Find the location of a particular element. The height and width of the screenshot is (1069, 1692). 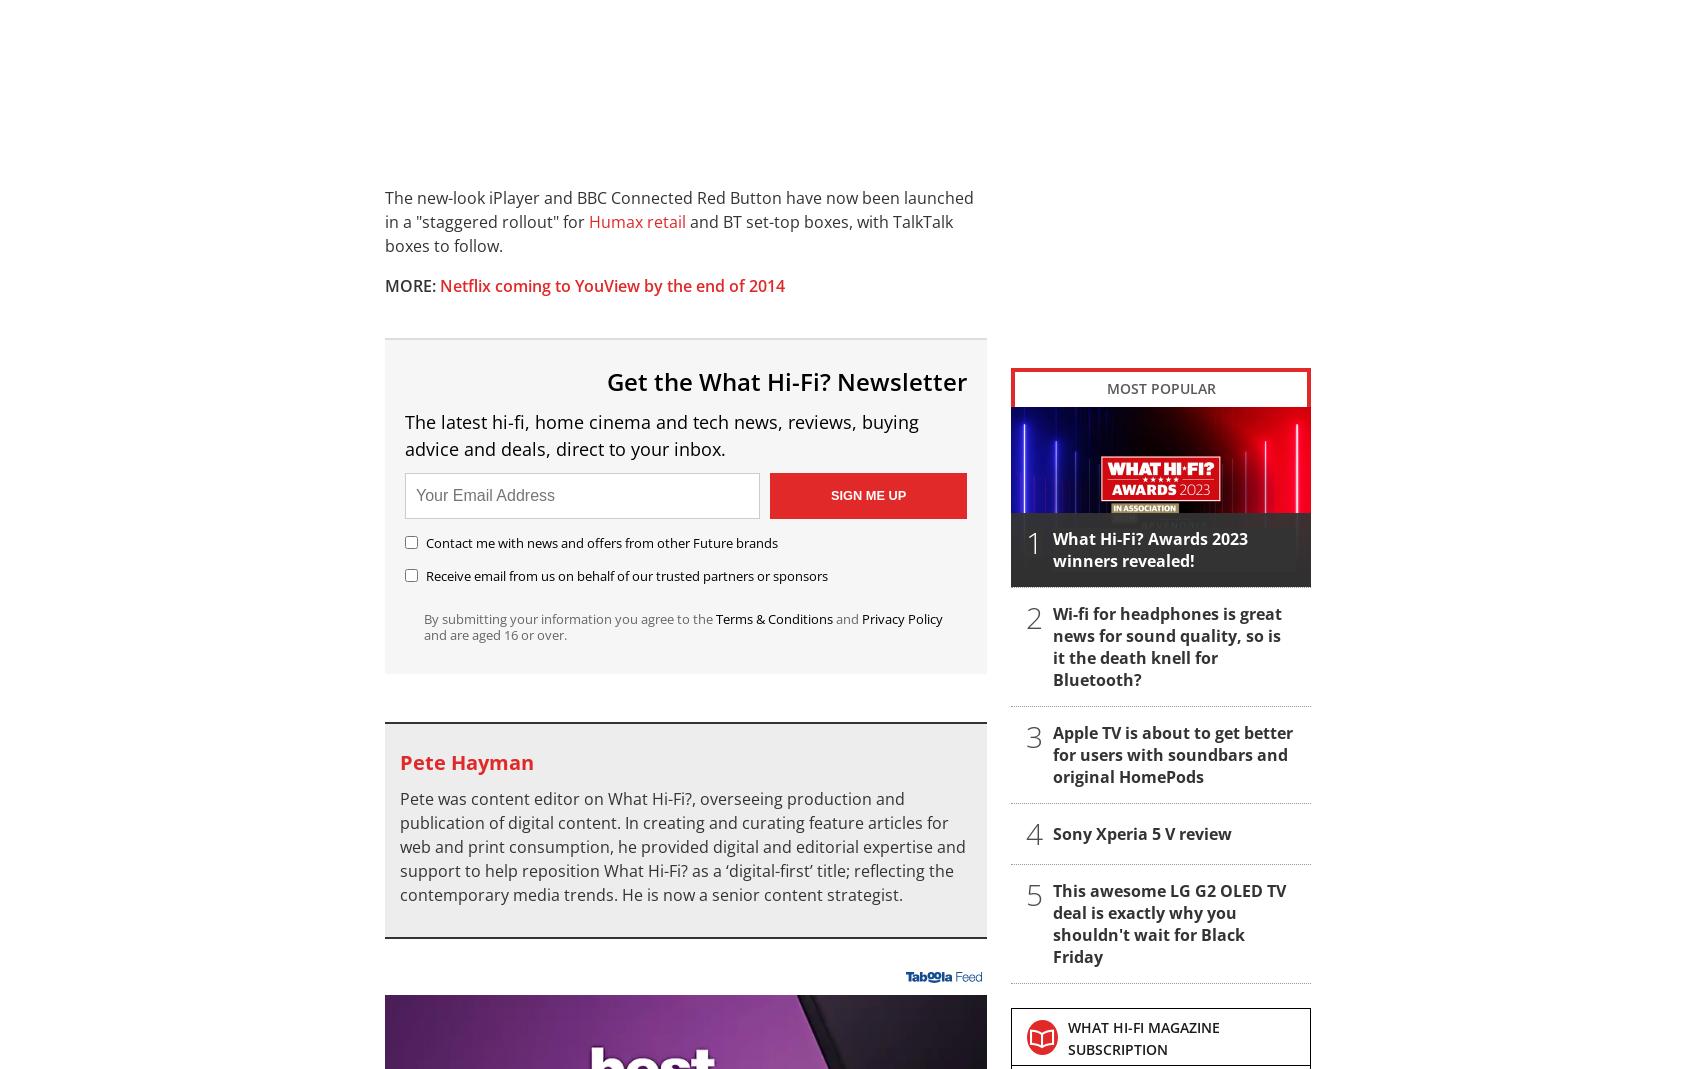

'Pete was content editor on' is located at coordinates (504, 798).